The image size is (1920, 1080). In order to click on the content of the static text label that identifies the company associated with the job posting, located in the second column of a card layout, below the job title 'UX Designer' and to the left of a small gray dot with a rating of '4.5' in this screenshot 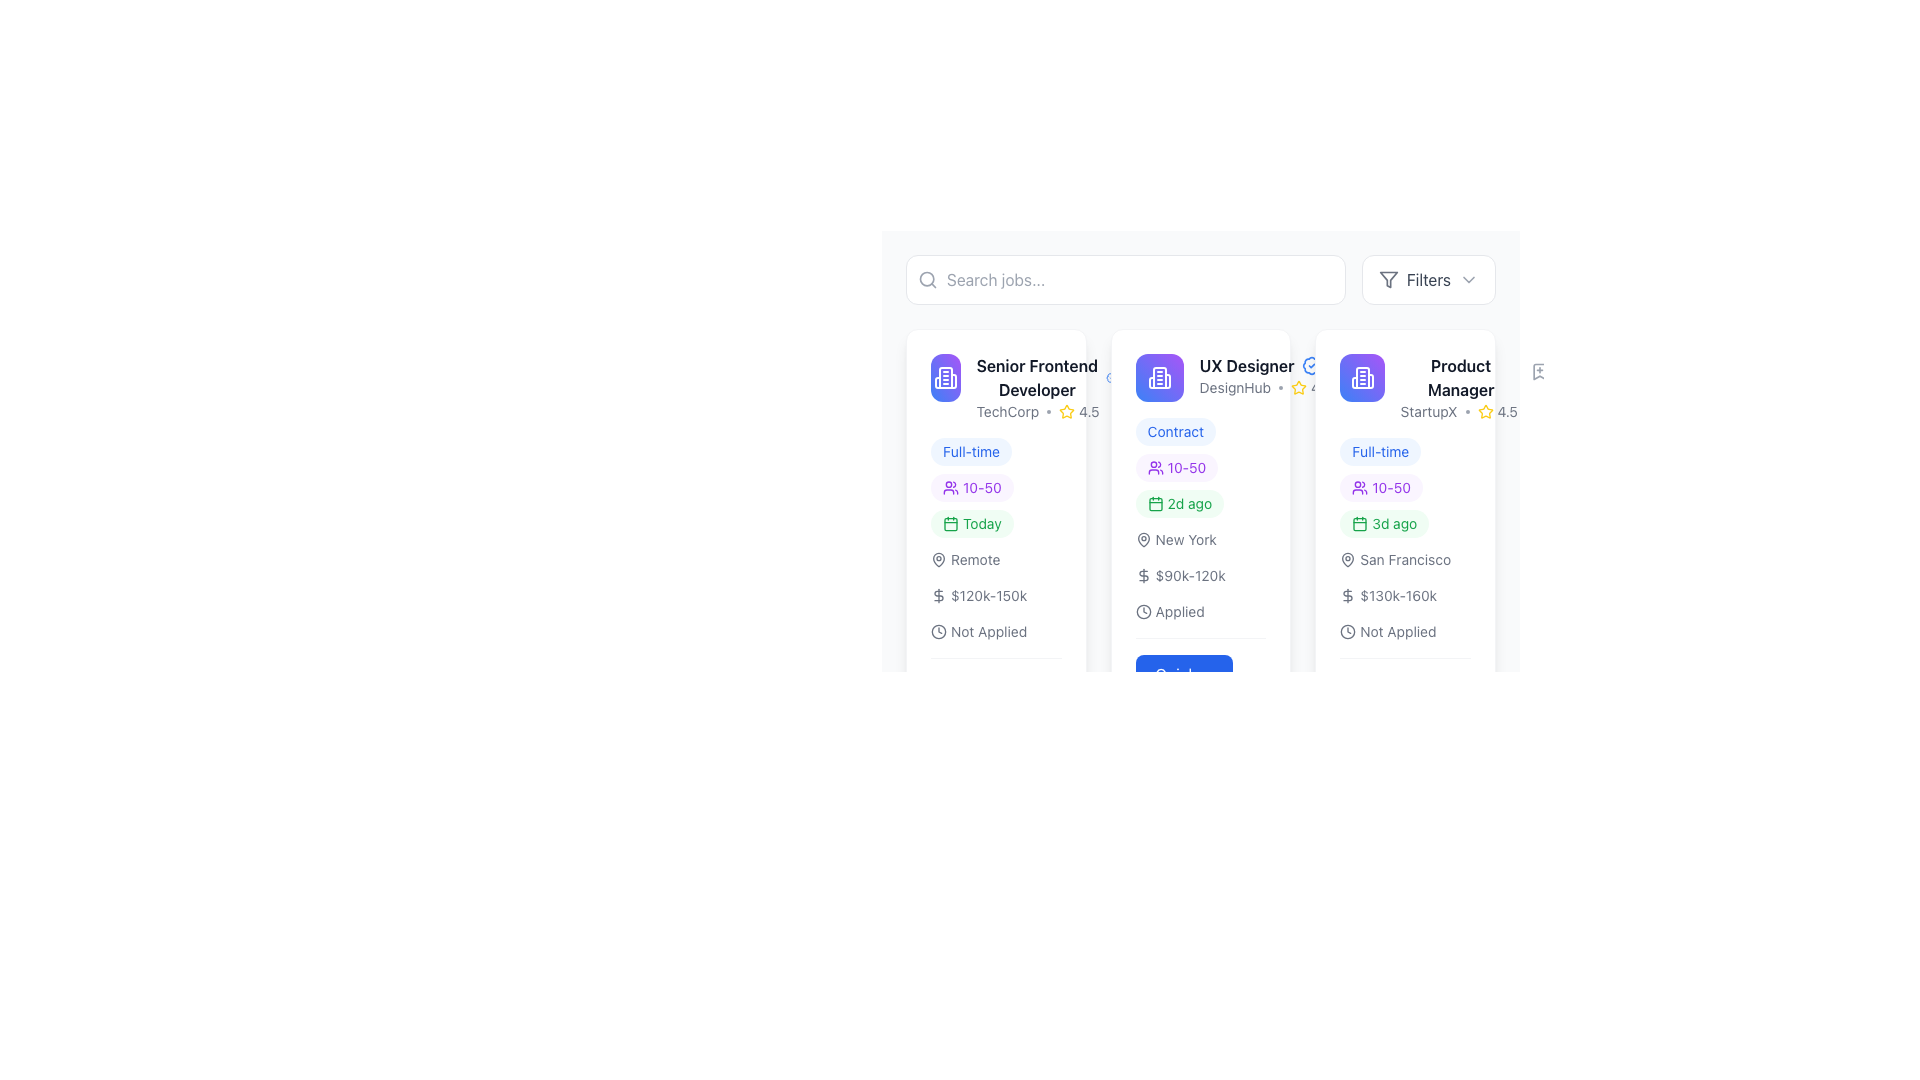, I will do `click(1234, 388)`.